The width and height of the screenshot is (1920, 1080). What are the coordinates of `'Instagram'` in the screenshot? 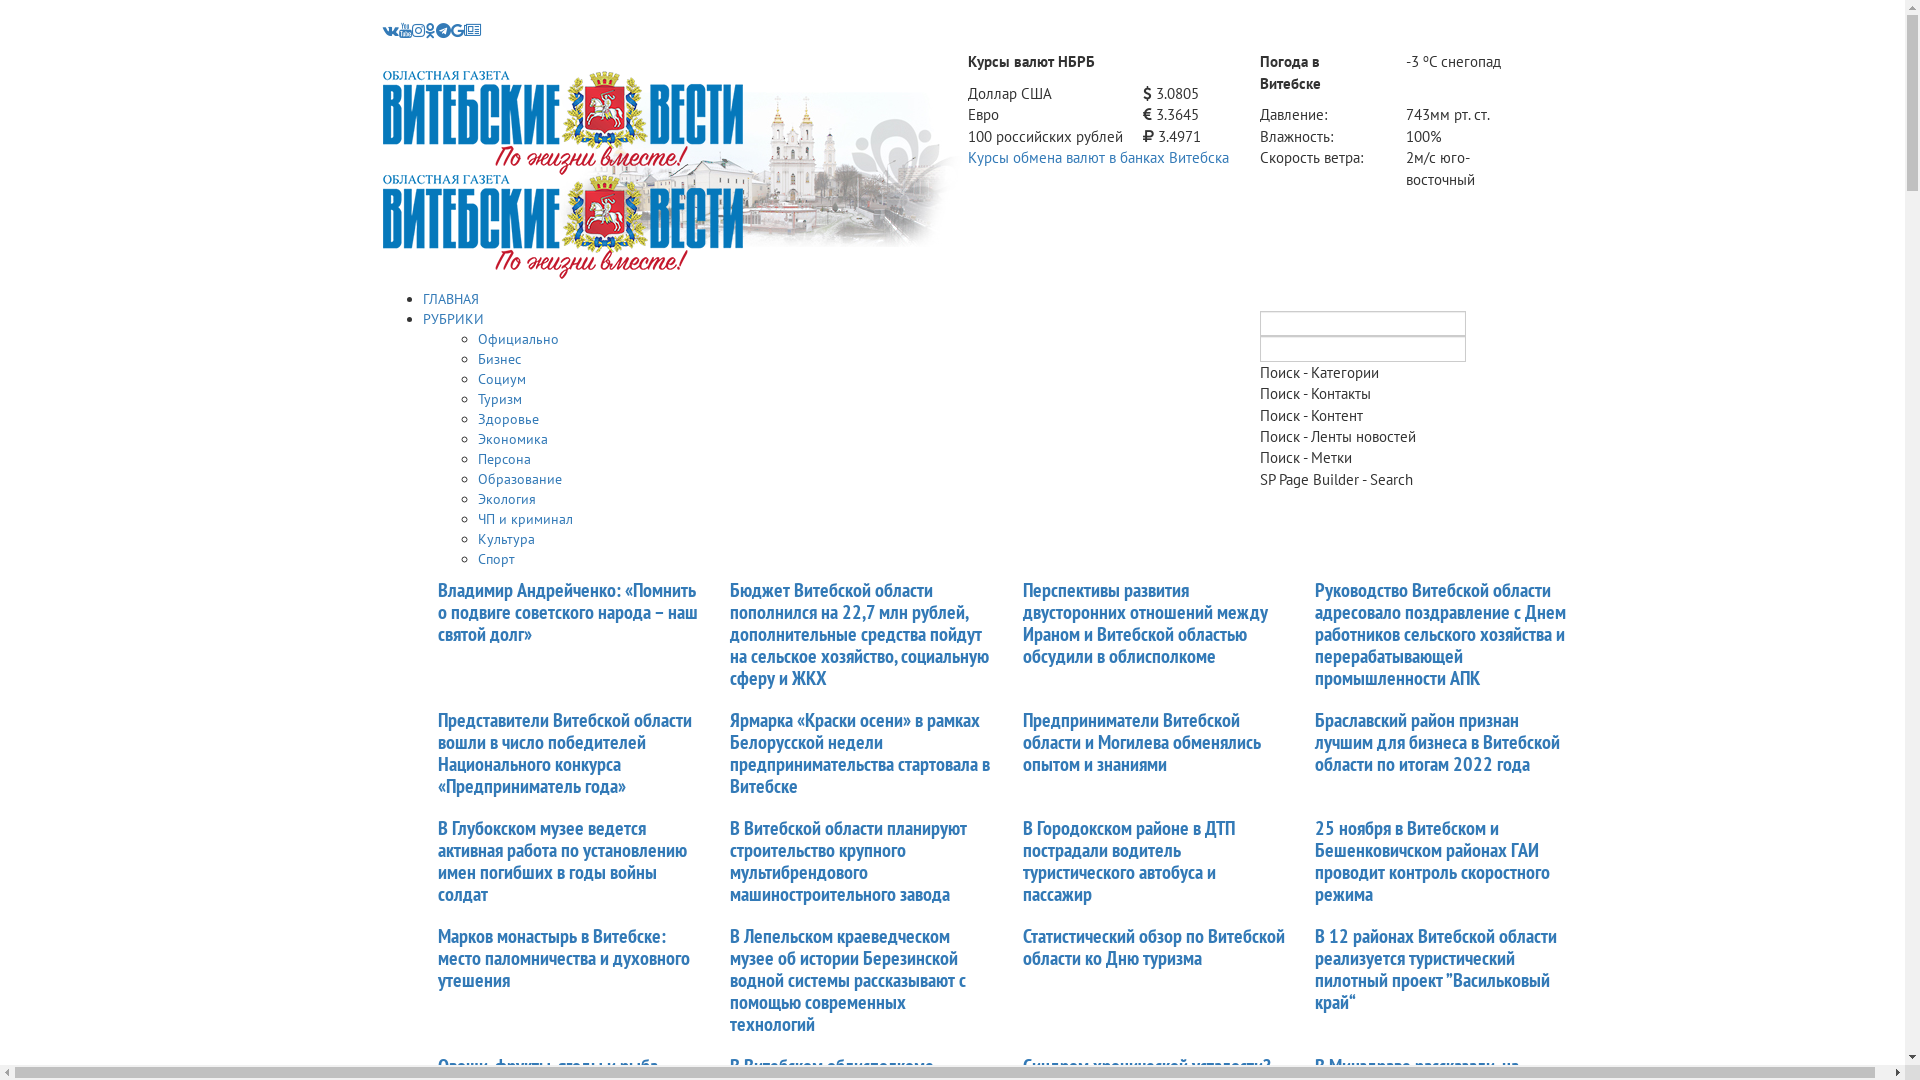 It's located at (417, 30).